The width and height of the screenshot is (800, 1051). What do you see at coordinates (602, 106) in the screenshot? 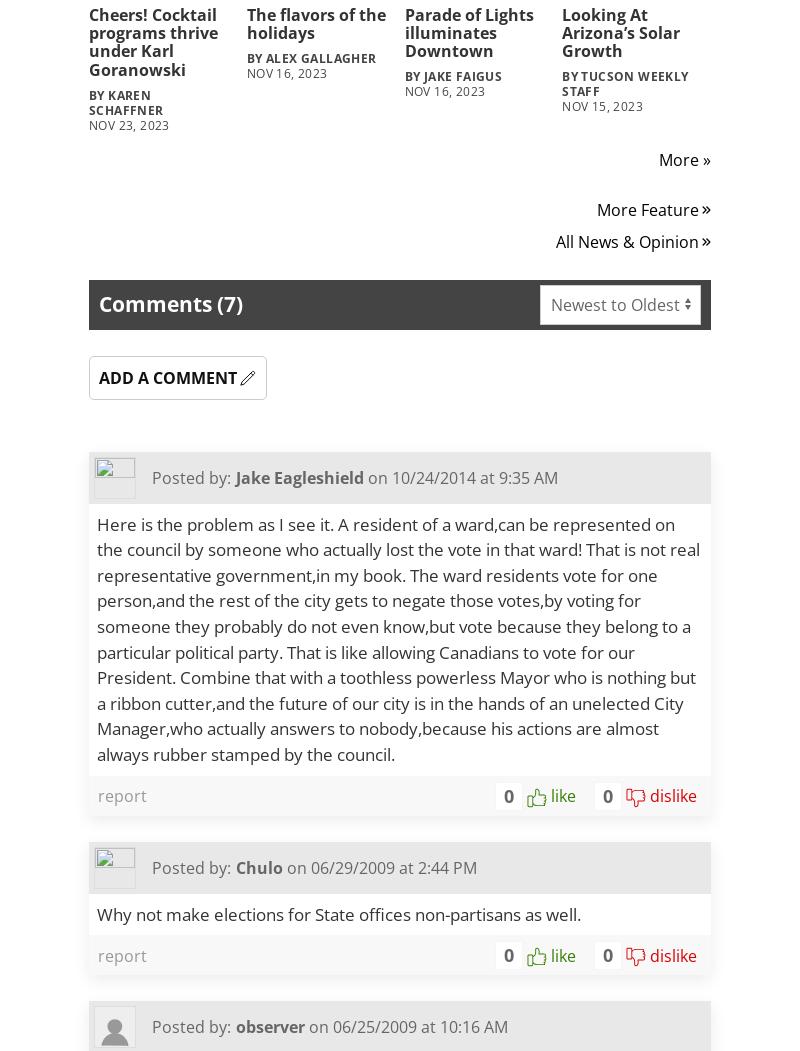
I see `'Nov 15, 2023'` at bounding box center [602, 106].